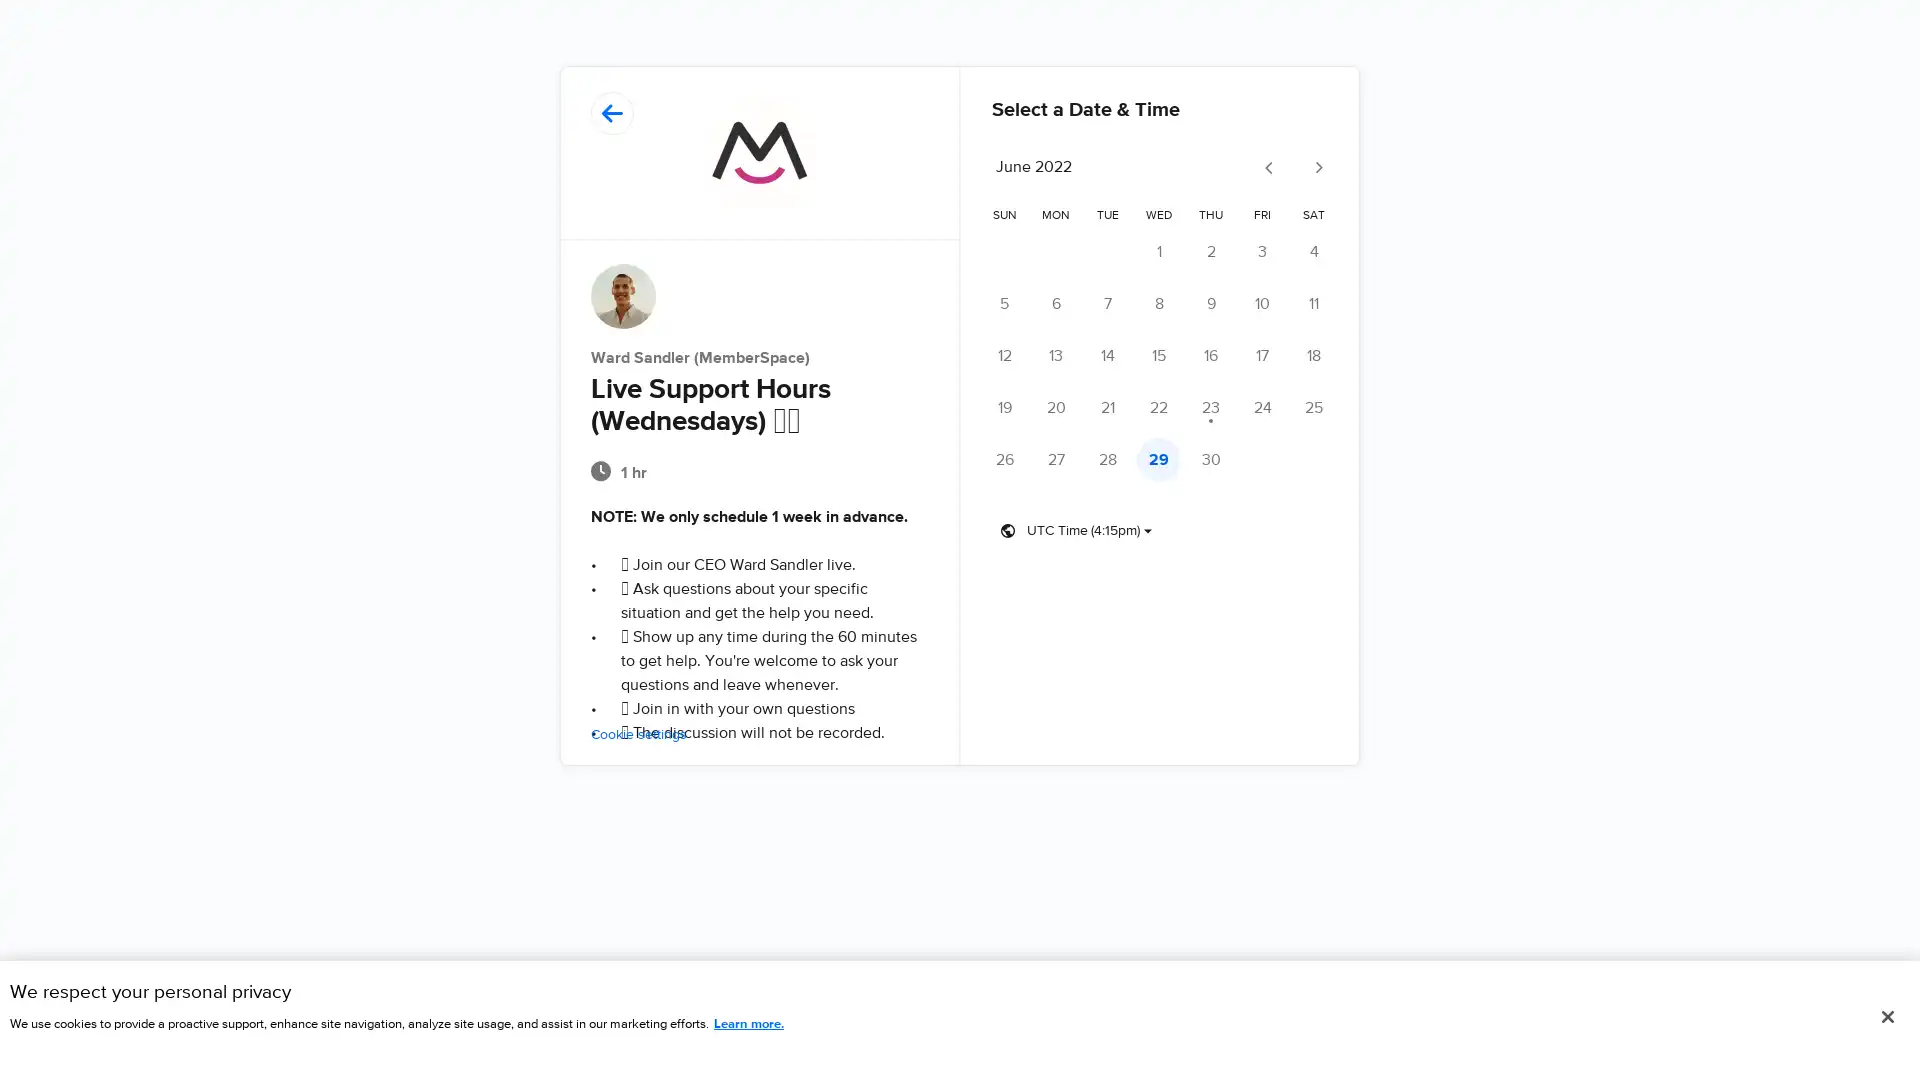  I want to click on Close, so click(1886, 1017).